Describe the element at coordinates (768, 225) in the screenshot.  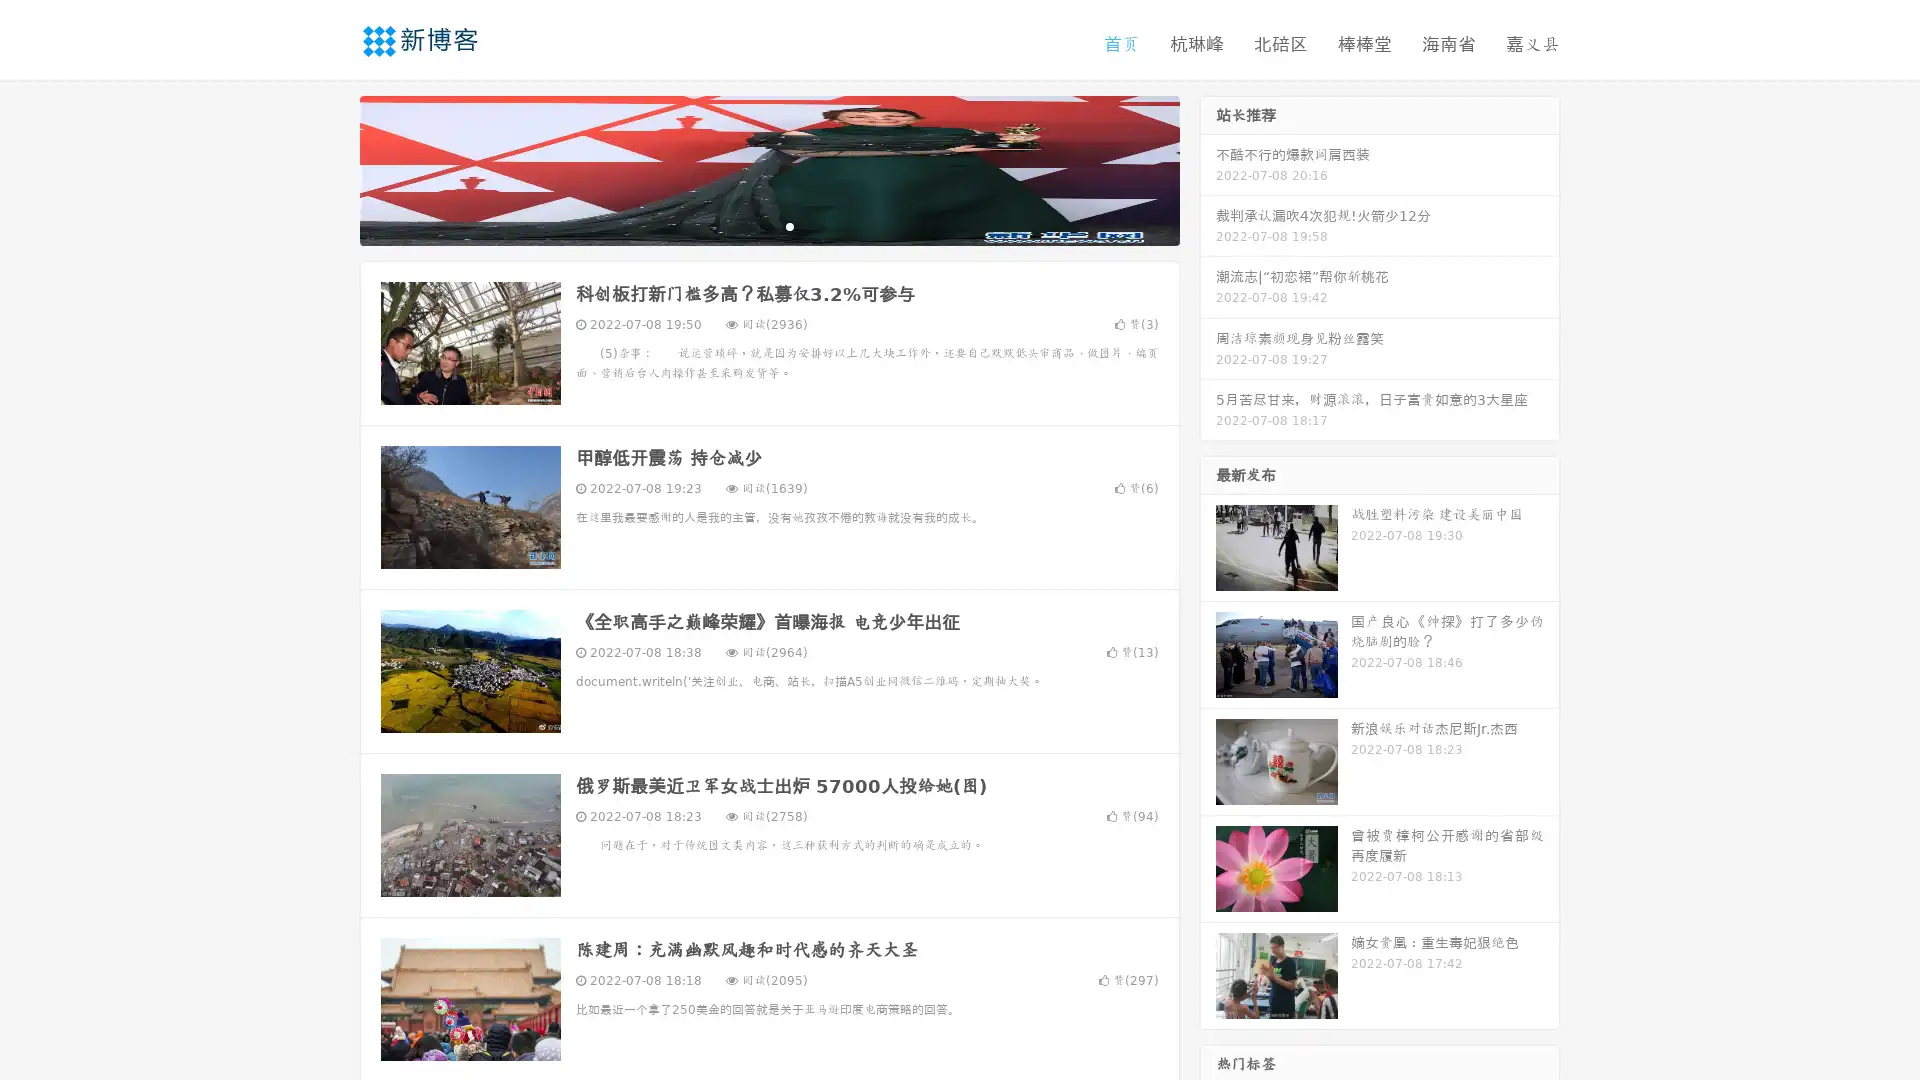
I see `Go to slide 2` at that location.